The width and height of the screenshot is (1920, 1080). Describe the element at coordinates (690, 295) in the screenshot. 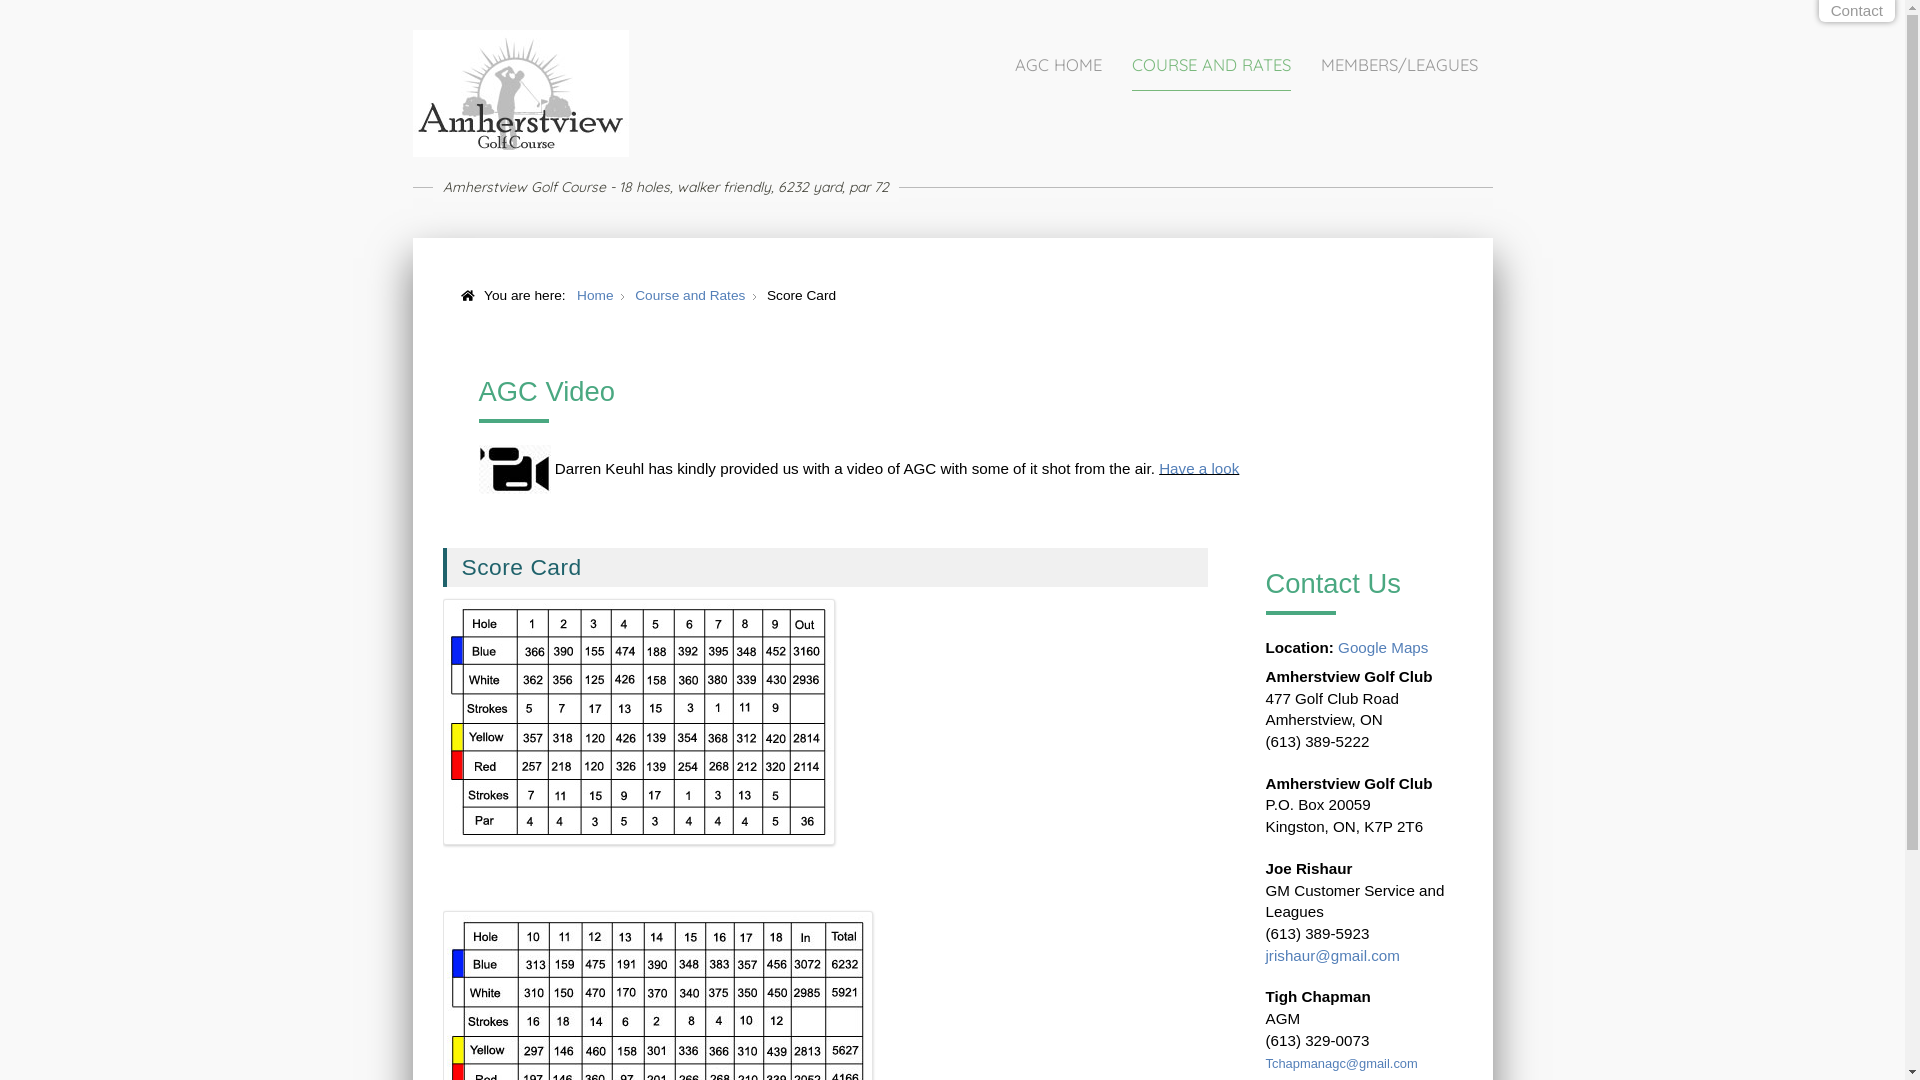

I see `'Course and Rates'` at that location.